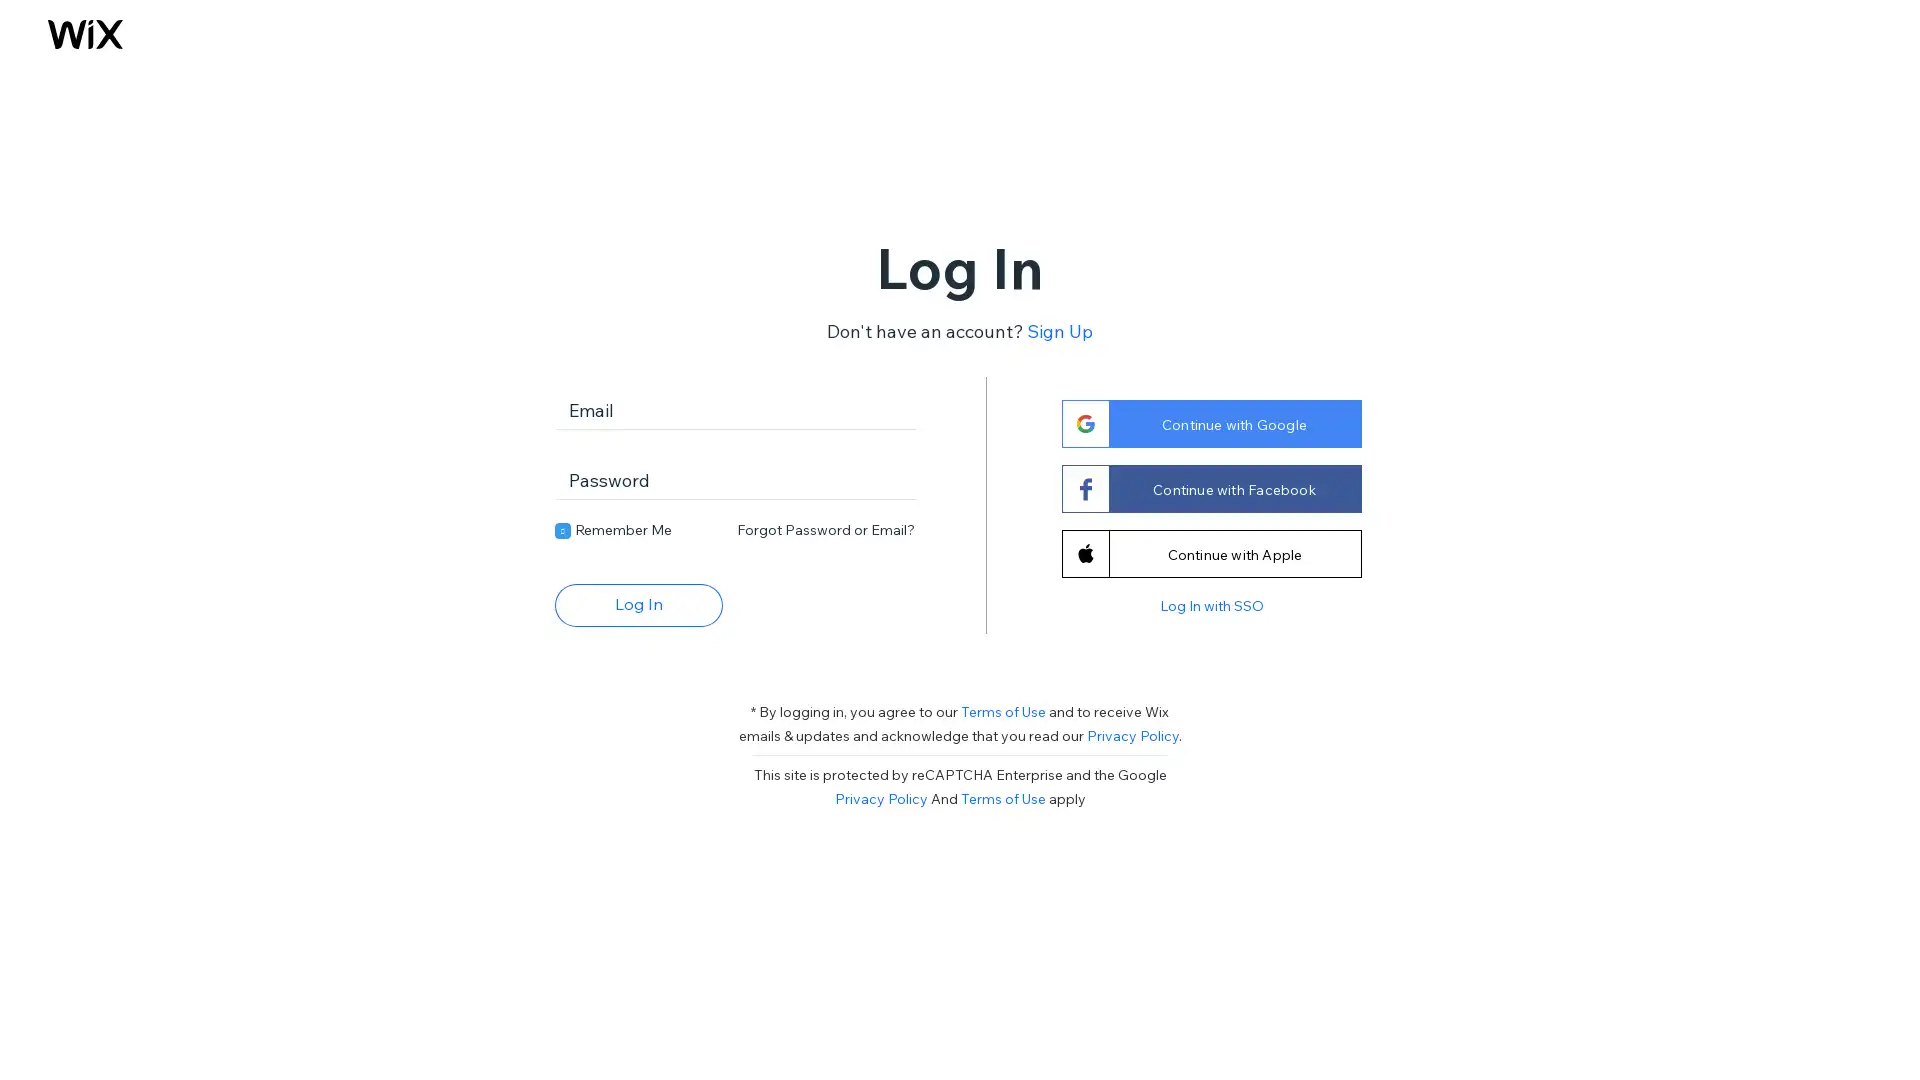  I want to click on Continue with Apple, so click(1209, 552).